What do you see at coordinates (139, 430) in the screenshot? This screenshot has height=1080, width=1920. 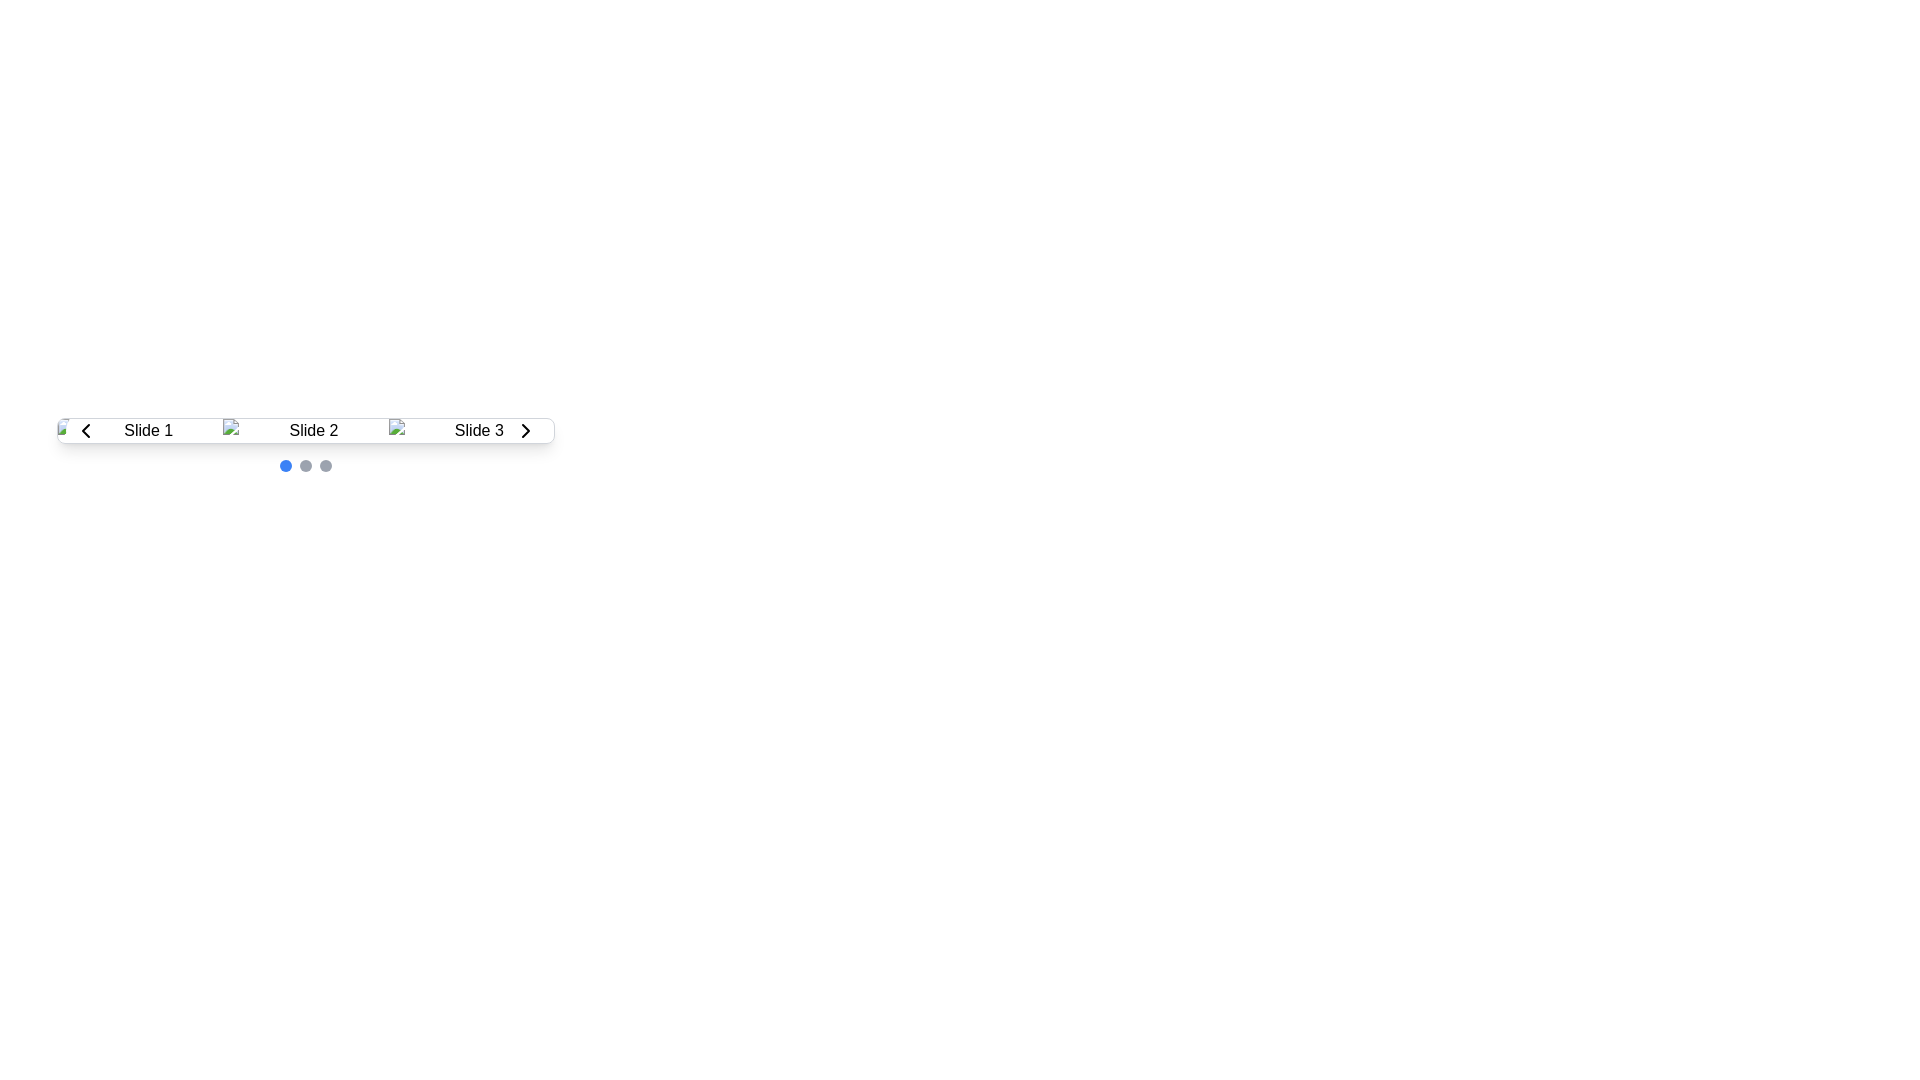 I see `the image displaying 'Slide 1'` at bounding box center [139, 430].